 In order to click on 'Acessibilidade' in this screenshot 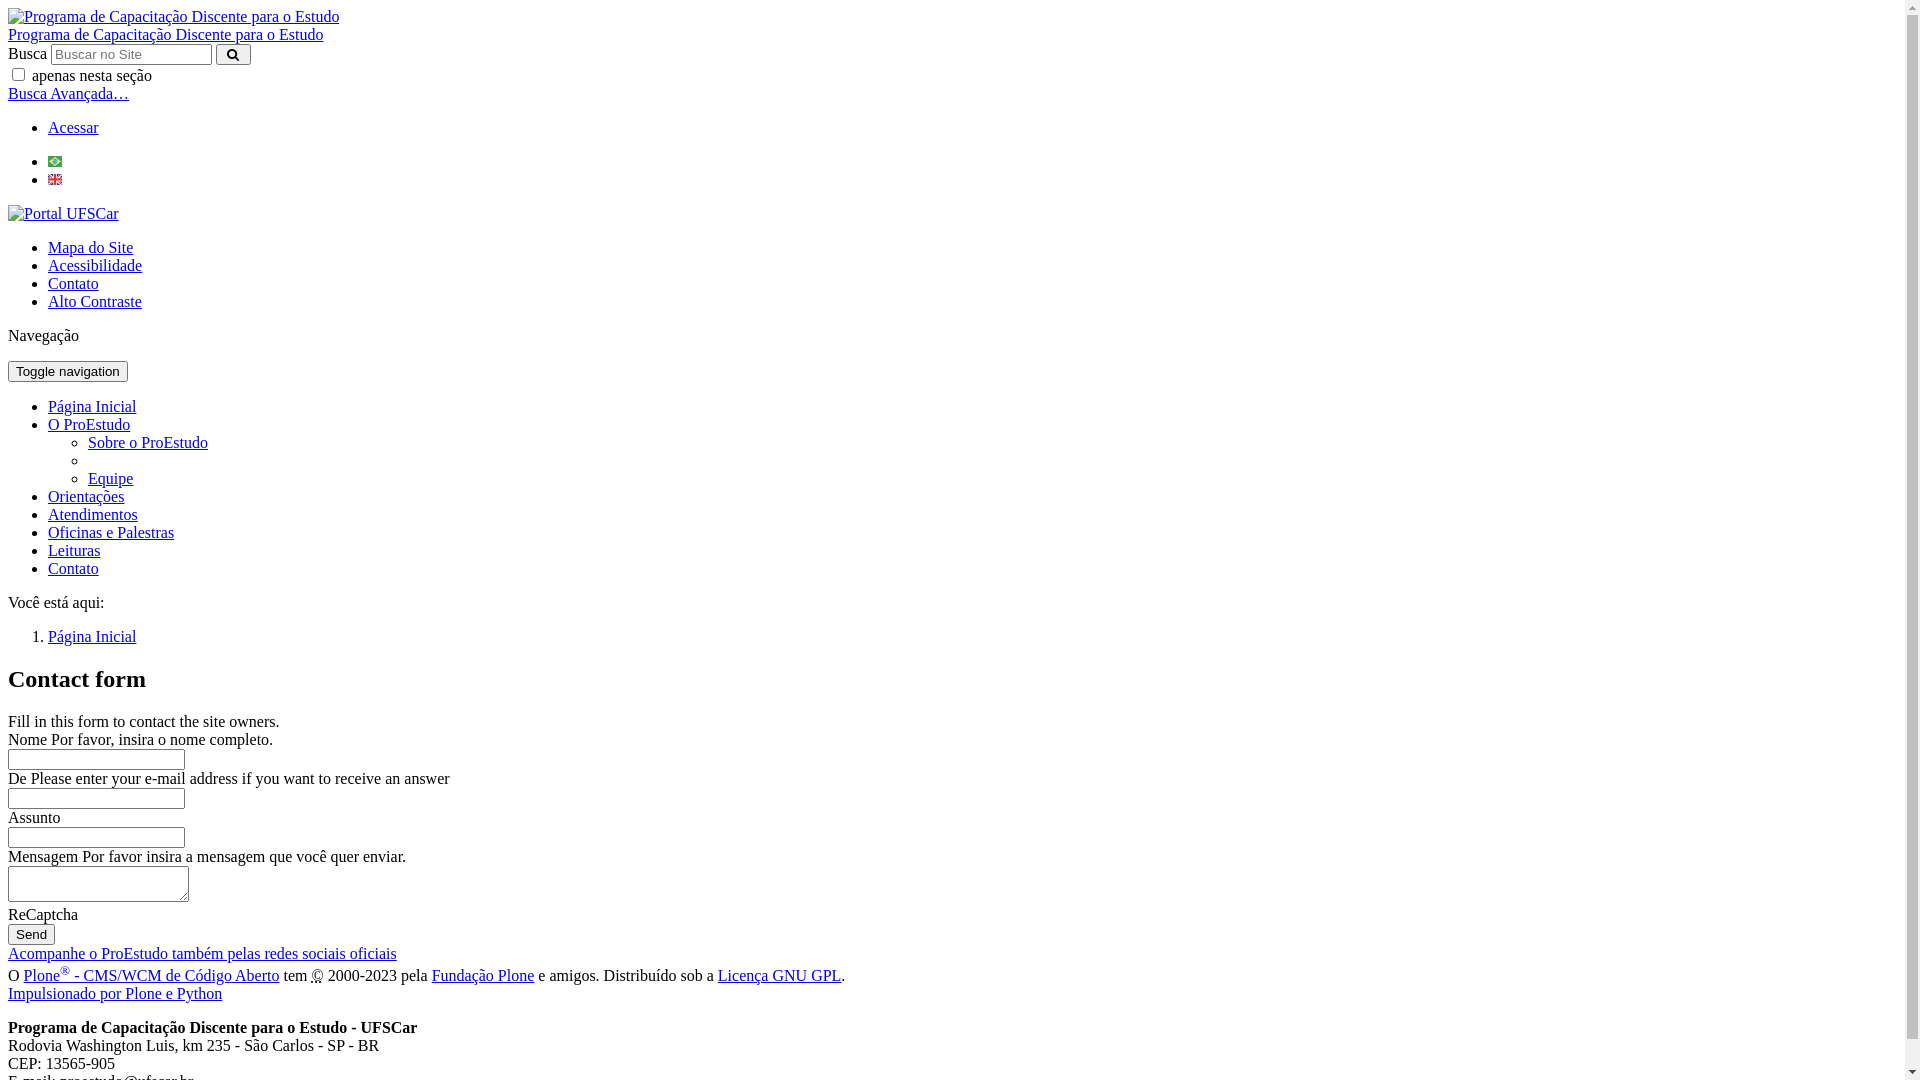, I will do `click(48, 264)`.